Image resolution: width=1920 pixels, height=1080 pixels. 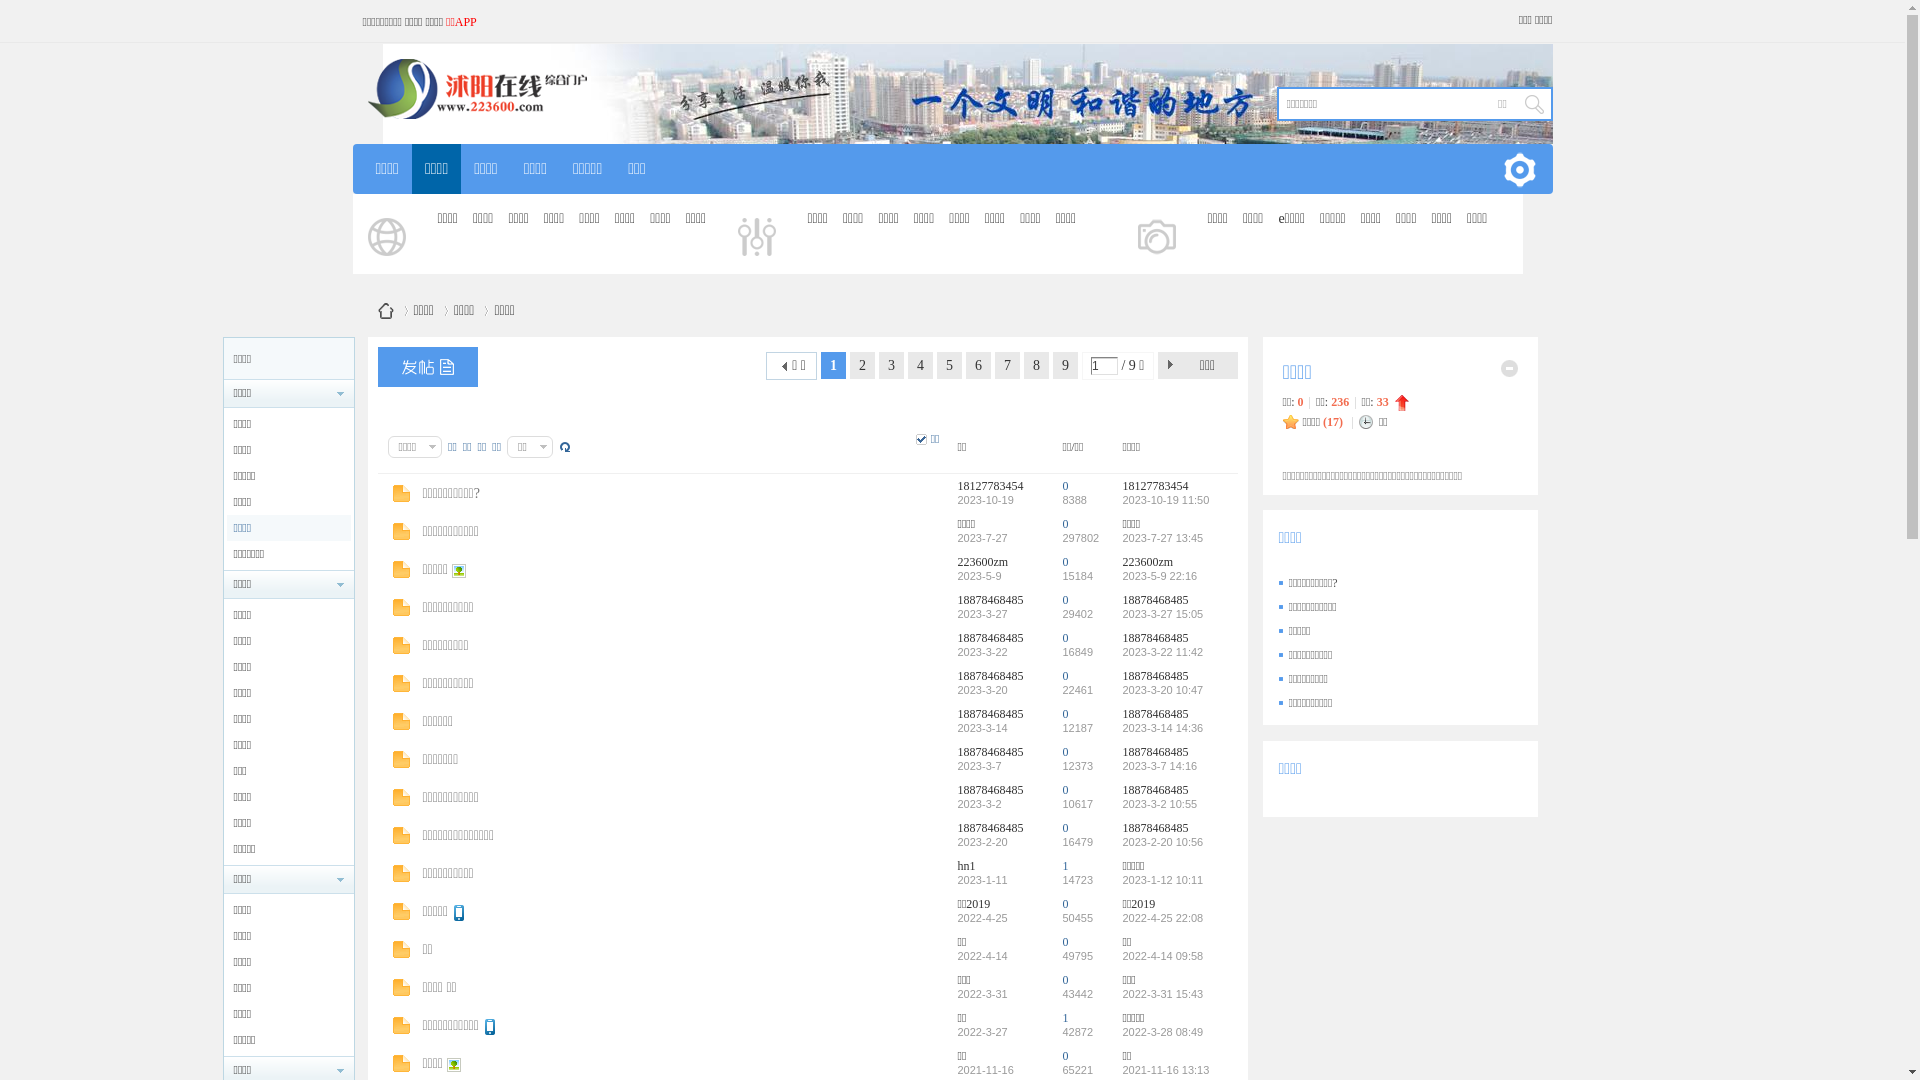 I want to click on '223600zm', so click(x=983, y=562).